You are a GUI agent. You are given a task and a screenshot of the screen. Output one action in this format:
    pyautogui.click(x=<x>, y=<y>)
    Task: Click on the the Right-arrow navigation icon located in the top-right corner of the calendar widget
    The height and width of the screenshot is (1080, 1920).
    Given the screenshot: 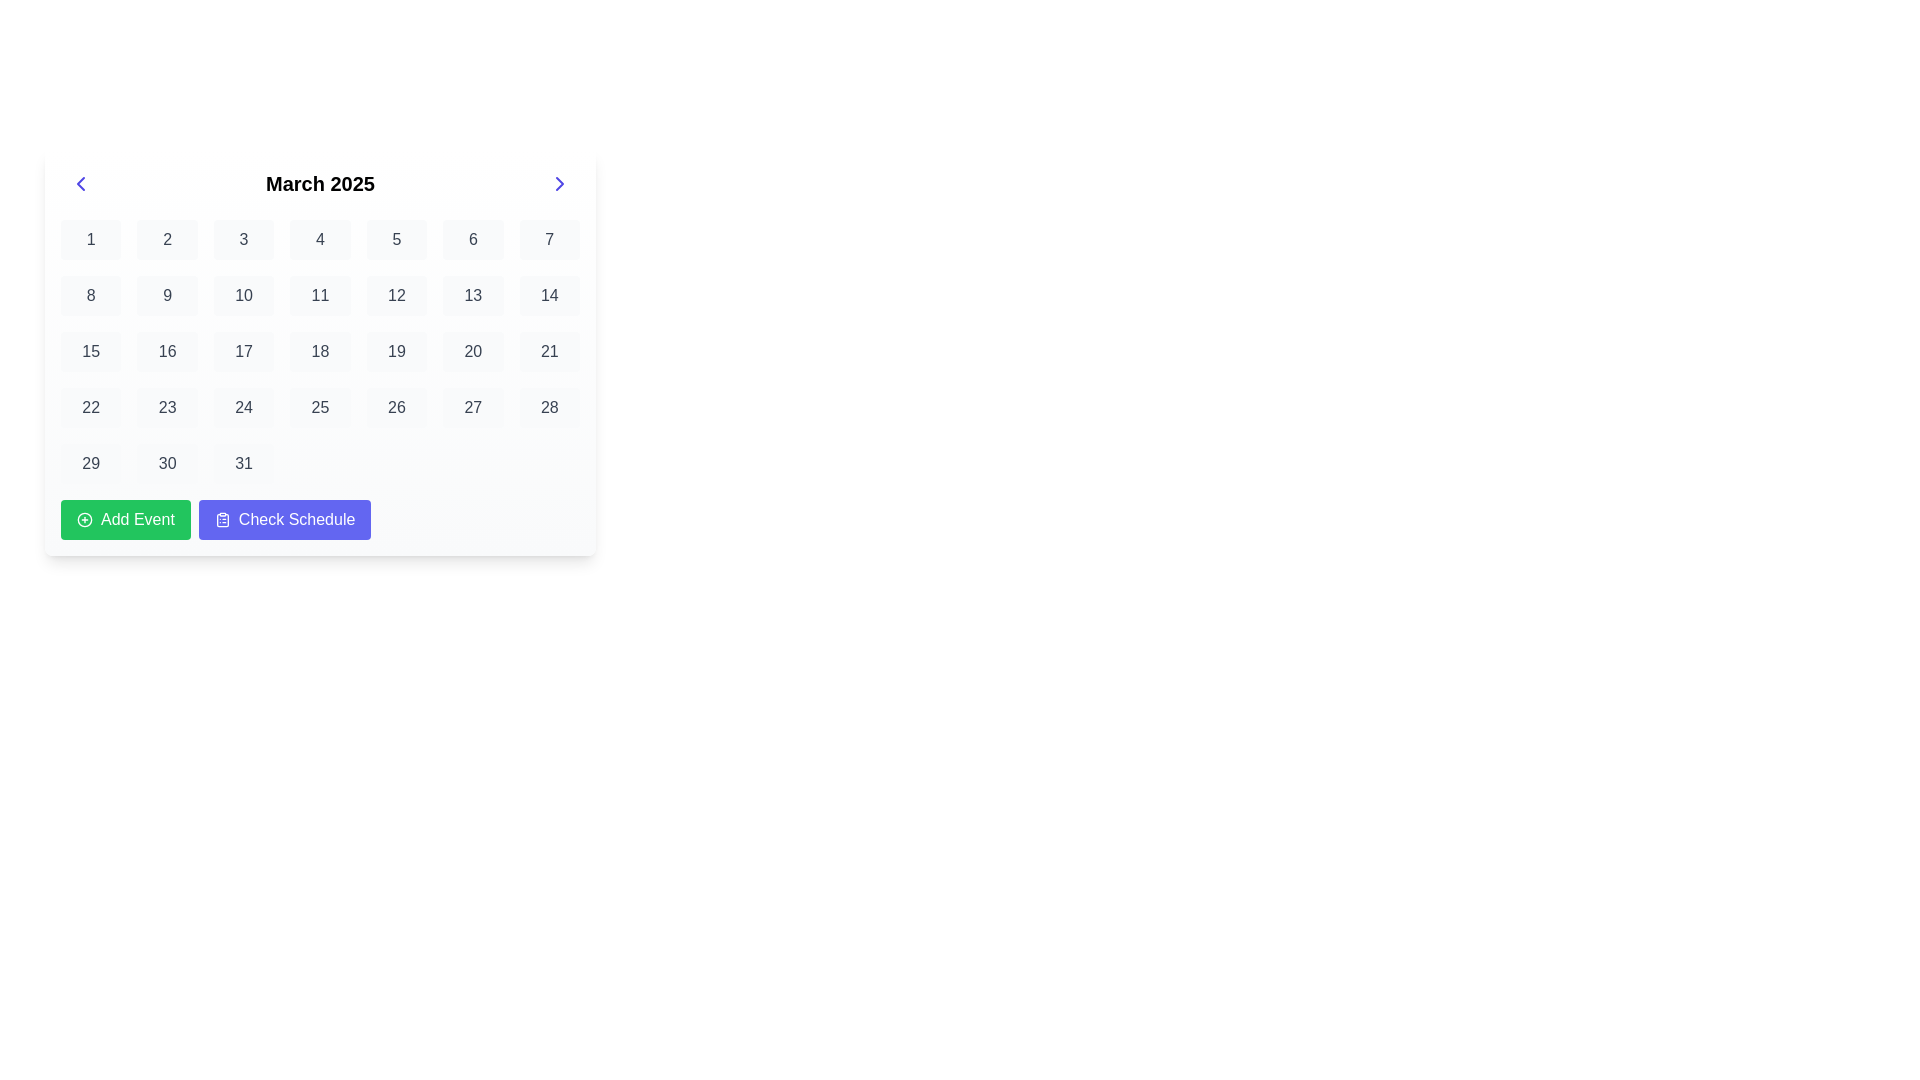 What is the action you would take?
    pyautogui.click(x=560, y=184)
    